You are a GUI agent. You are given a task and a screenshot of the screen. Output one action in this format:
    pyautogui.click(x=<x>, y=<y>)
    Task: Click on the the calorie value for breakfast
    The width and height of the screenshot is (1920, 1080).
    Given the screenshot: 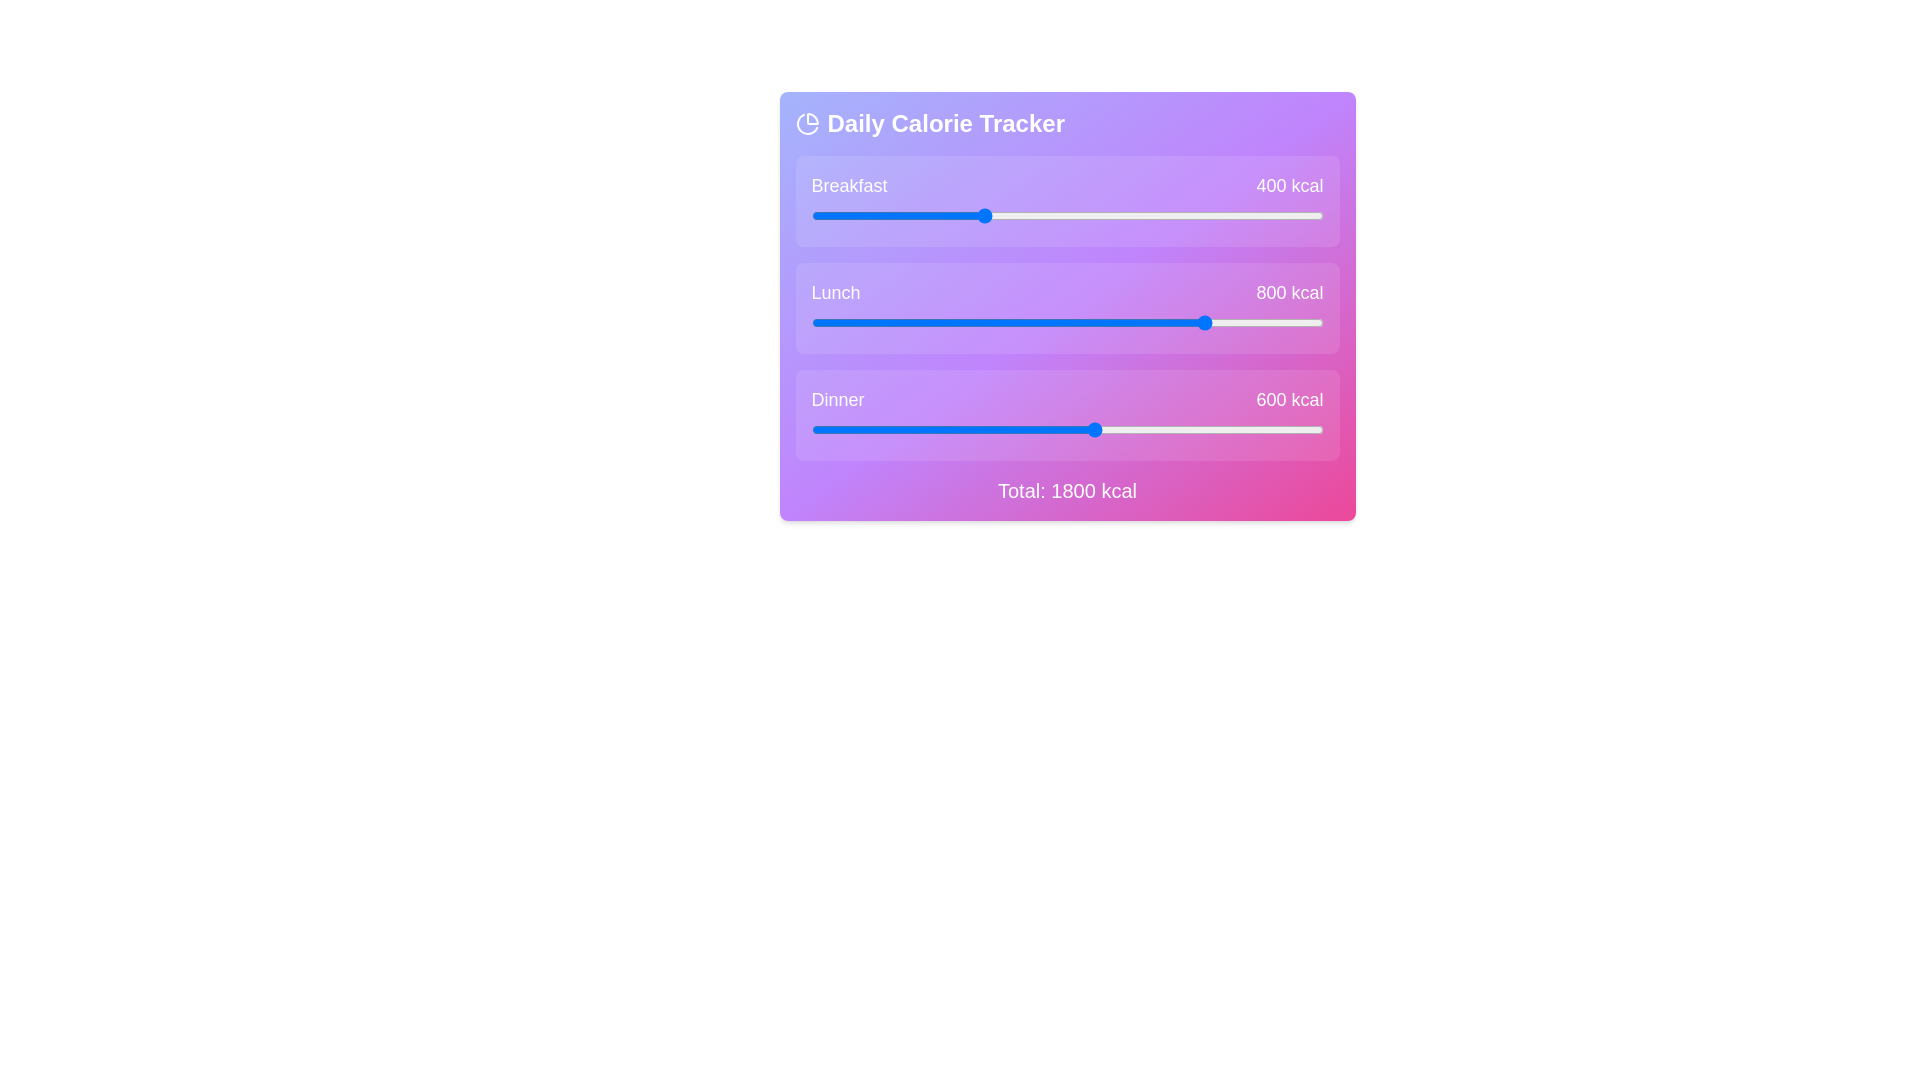 What is the action you would take?
    pyautogui.click(x=1203, y=216)
    